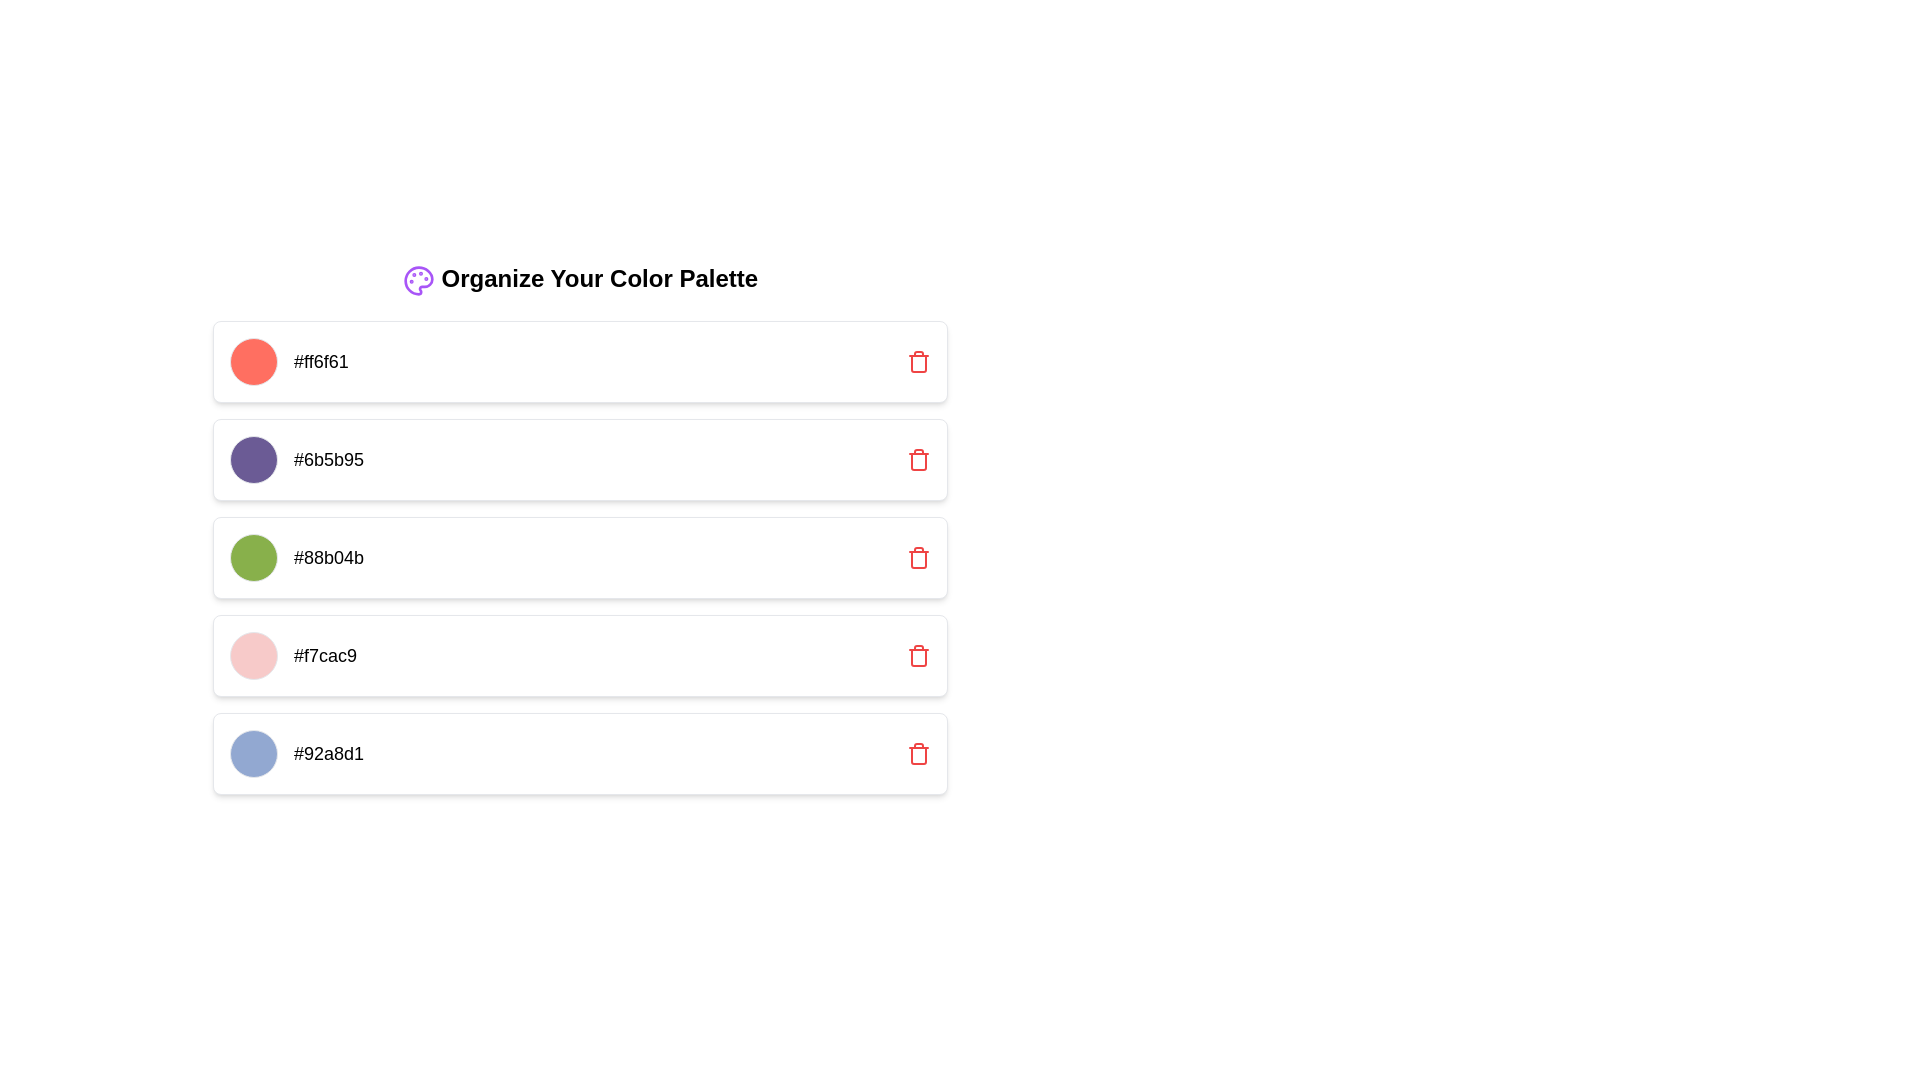 The height and width of the screenshot is (1080, 1920). What do you see at coordinates (417, 280) in the screenshot?
I see `the purple-colored circular palette icon located above the text block titled 'Organize Your Color Palette'` at bounding box center [417, 280].